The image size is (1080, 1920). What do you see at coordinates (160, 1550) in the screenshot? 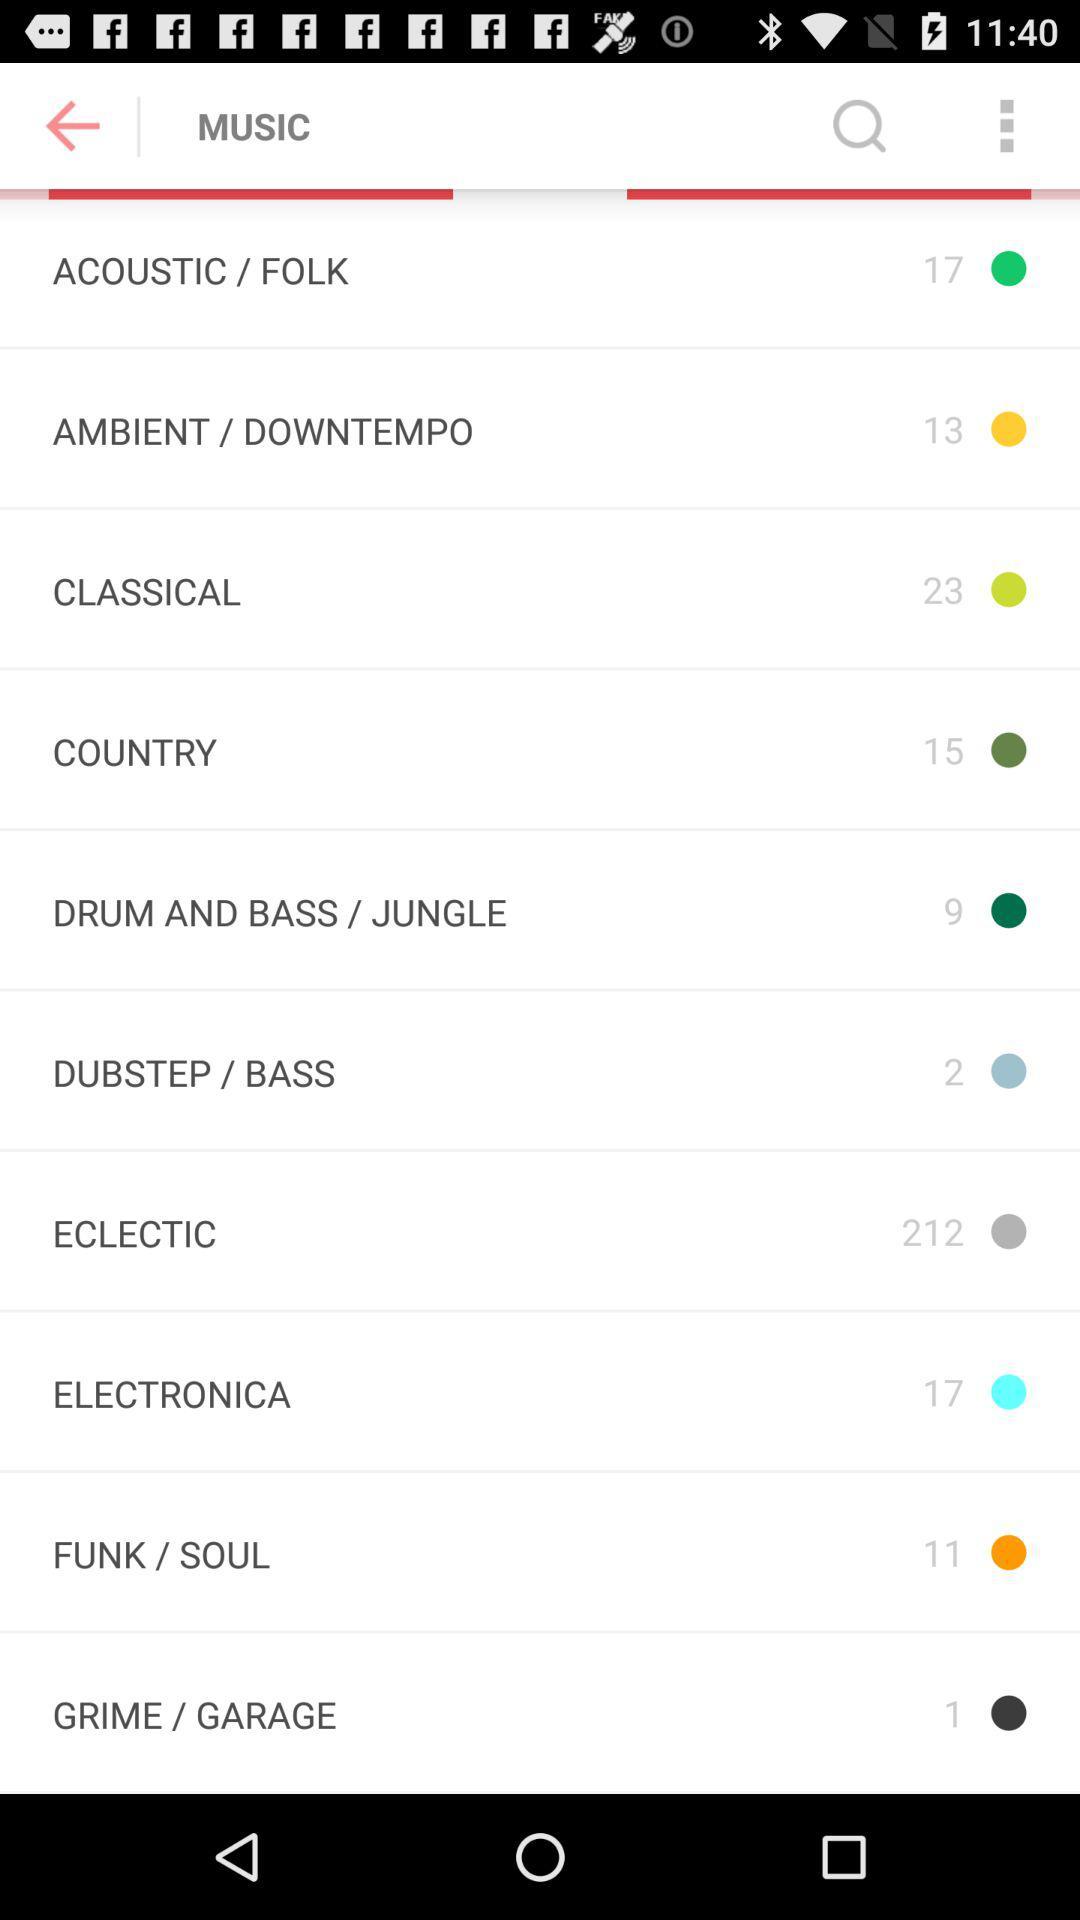
I see `the item below the electronica` at bounding box center [160, 1550].